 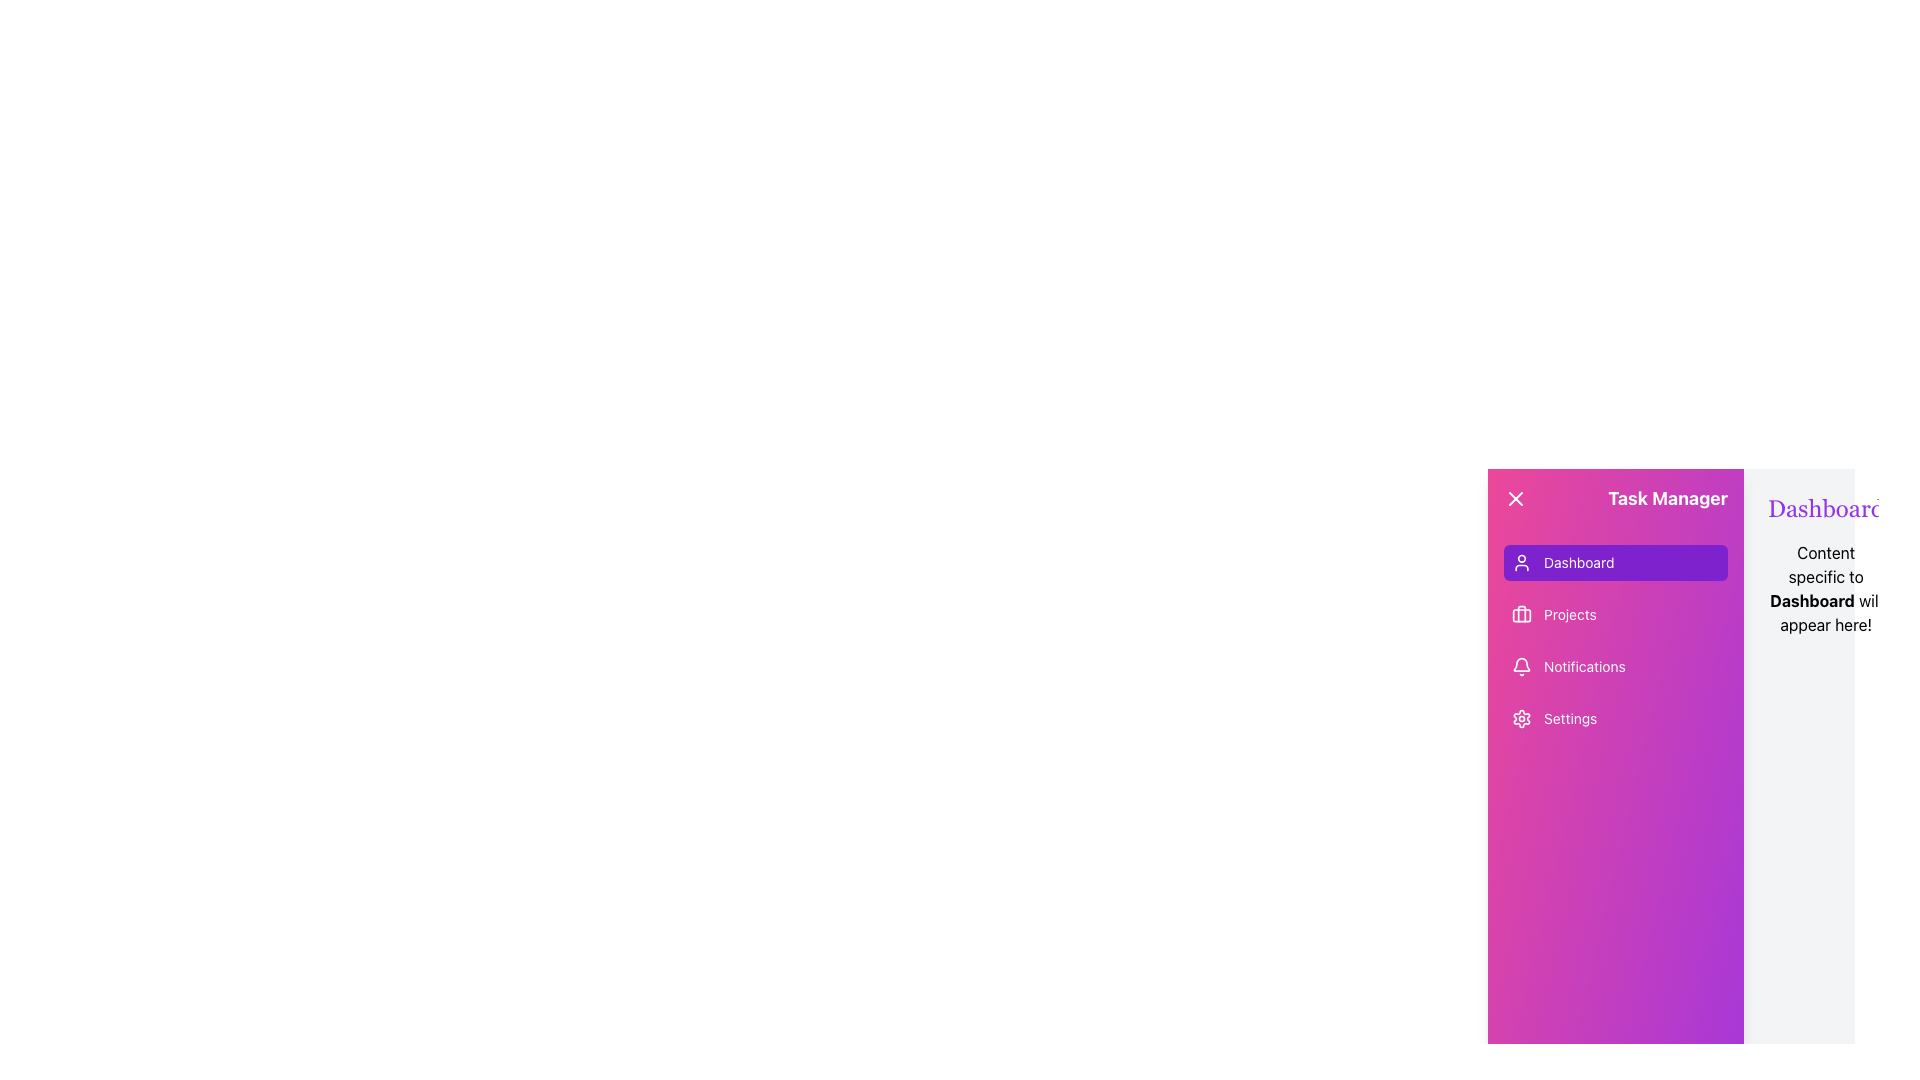 What do you see at coordinates (1569, 613) in the screenshot?
I see `the 'Projects' text label in the left navigation pane, which is styled with a purple background and white font, located below 'Task Manager' and 'Dashboard'` at bounding box center [1569, 613].